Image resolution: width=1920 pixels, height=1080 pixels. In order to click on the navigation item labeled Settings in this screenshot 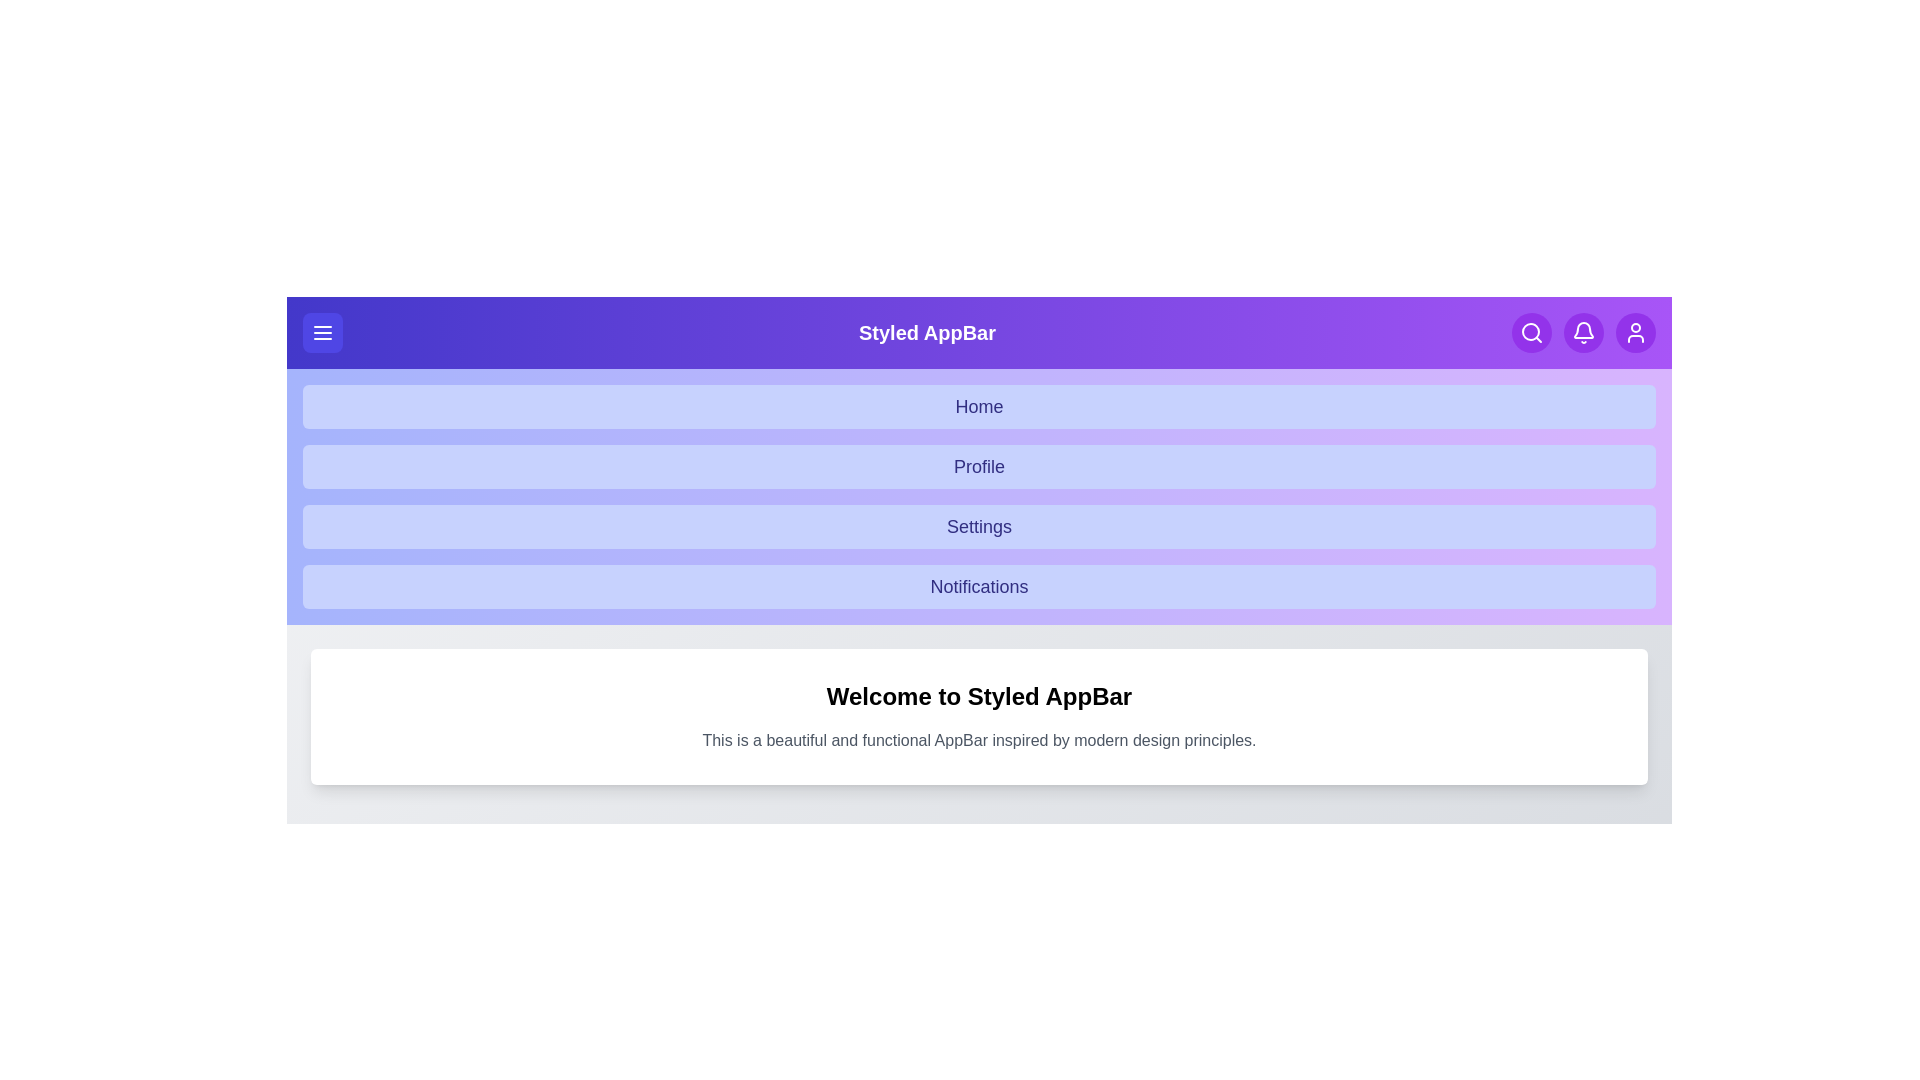, I will do `click(979, 526)`.